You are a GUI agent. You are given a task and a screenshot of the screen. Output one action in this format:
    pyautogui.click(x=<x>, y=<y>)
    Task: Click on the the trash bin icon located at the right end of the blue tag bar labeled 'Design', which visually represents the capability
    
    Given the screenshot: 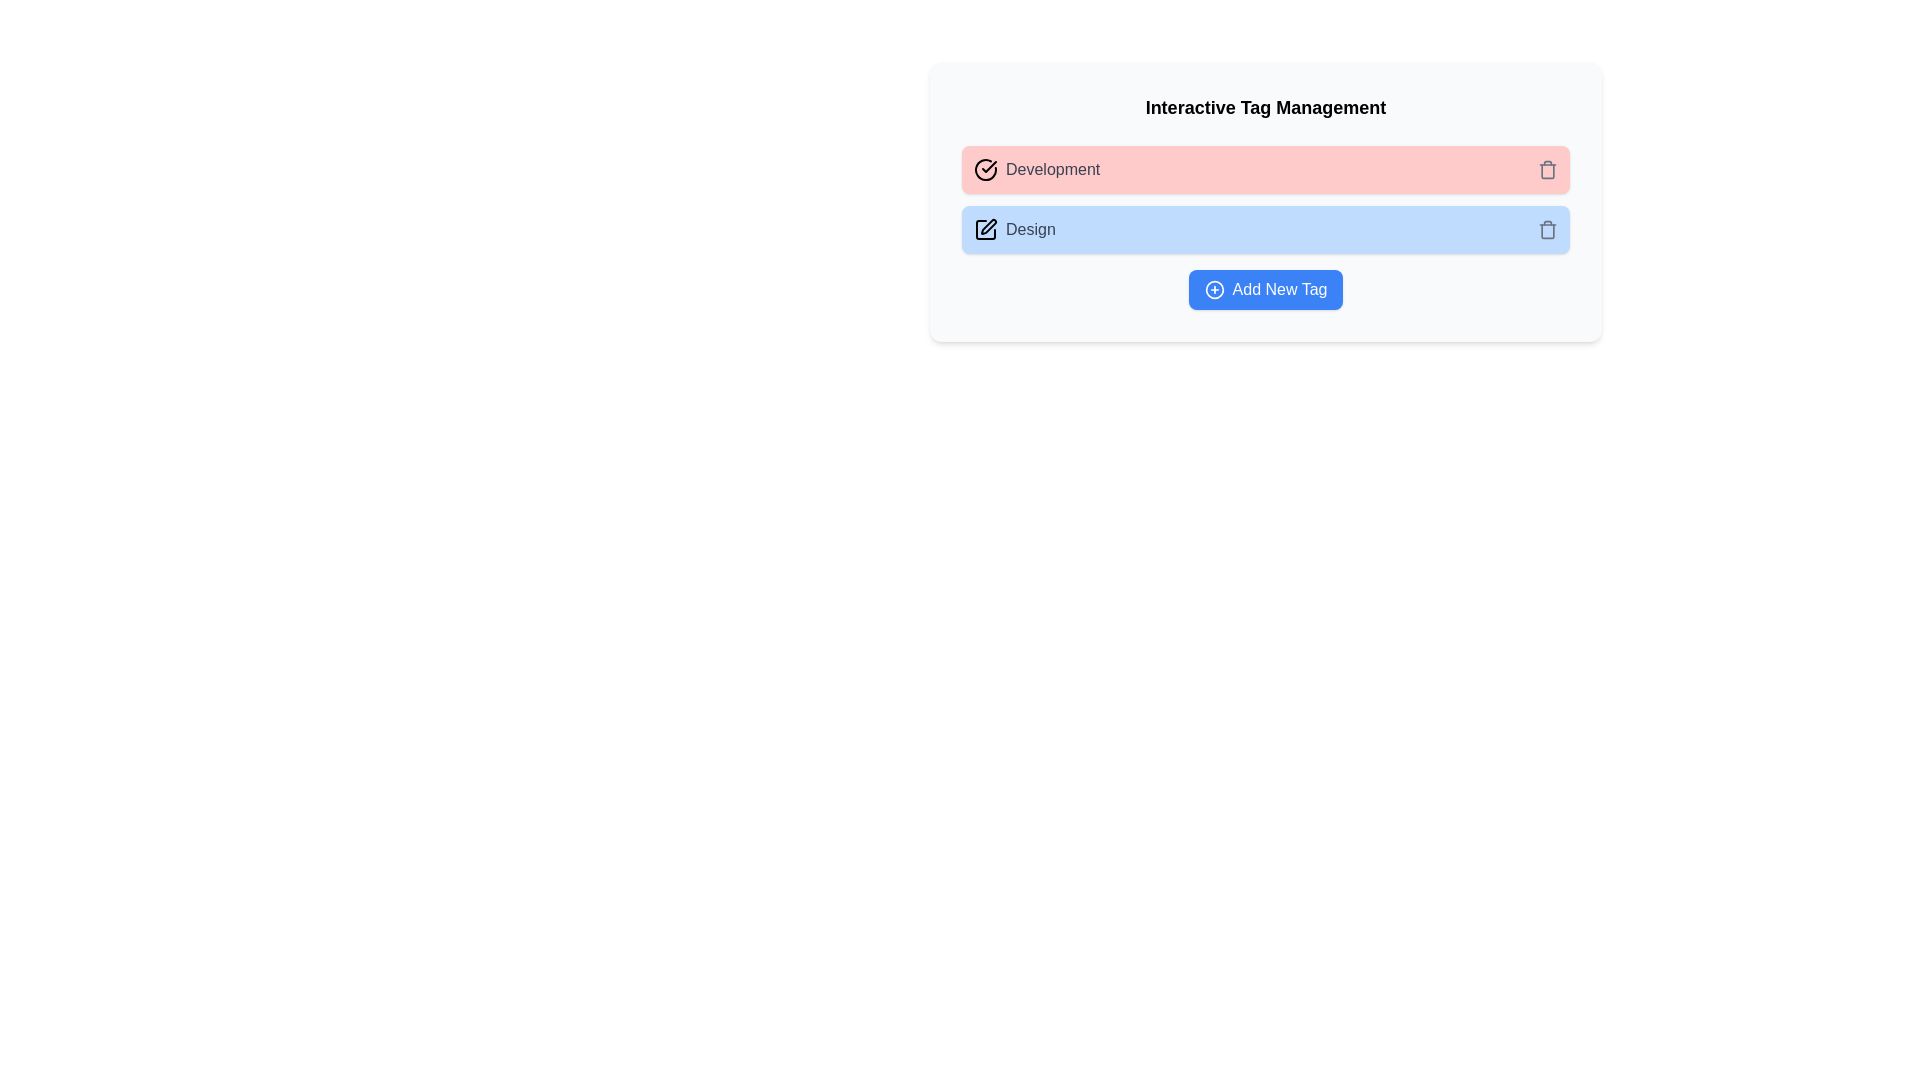 What is the action you would take?
    pyautogui.click(x=1547, y=230)
    